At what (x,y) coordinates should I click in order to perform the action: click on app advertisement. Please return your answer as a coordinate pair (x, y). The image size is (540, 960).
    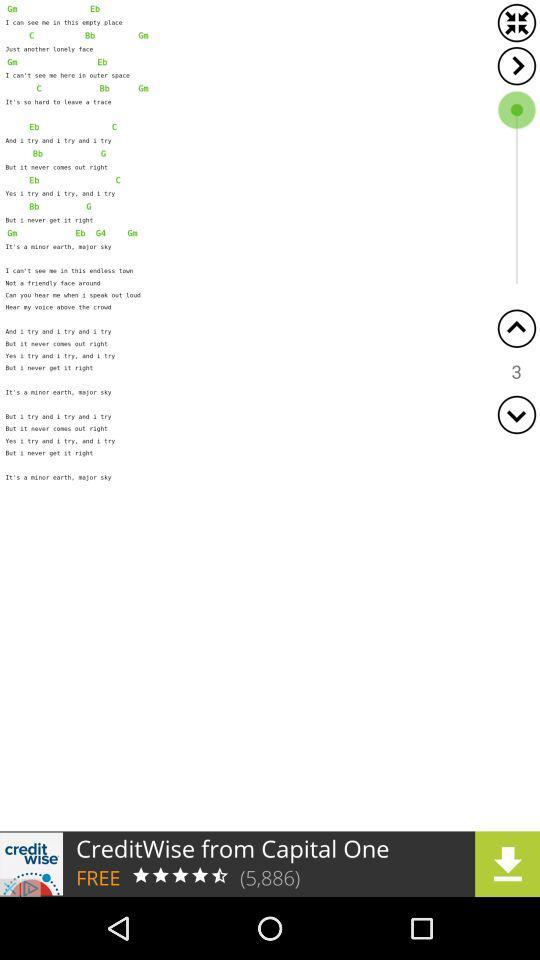
    Looking at the image, I should click on (270, 863).